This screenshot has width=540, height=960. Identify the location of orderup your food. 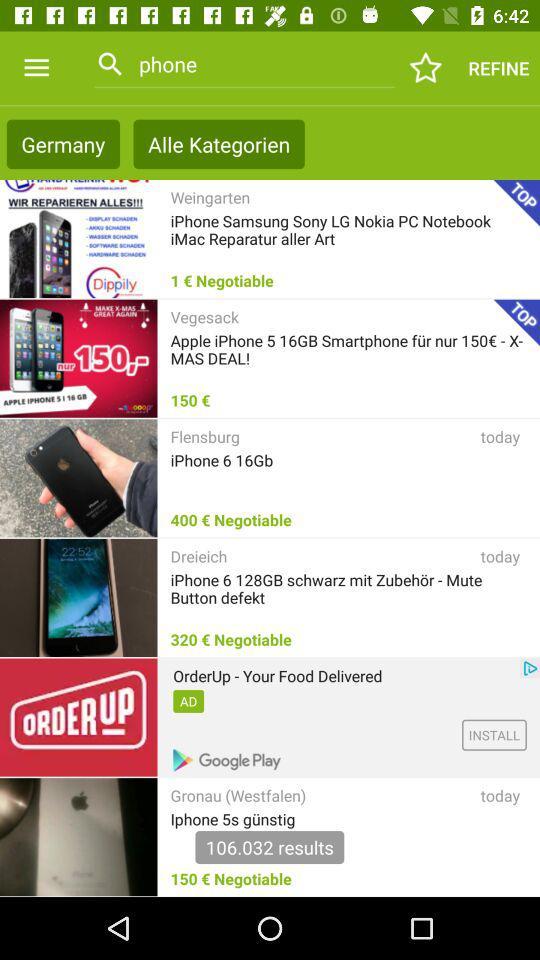
(276, 675).